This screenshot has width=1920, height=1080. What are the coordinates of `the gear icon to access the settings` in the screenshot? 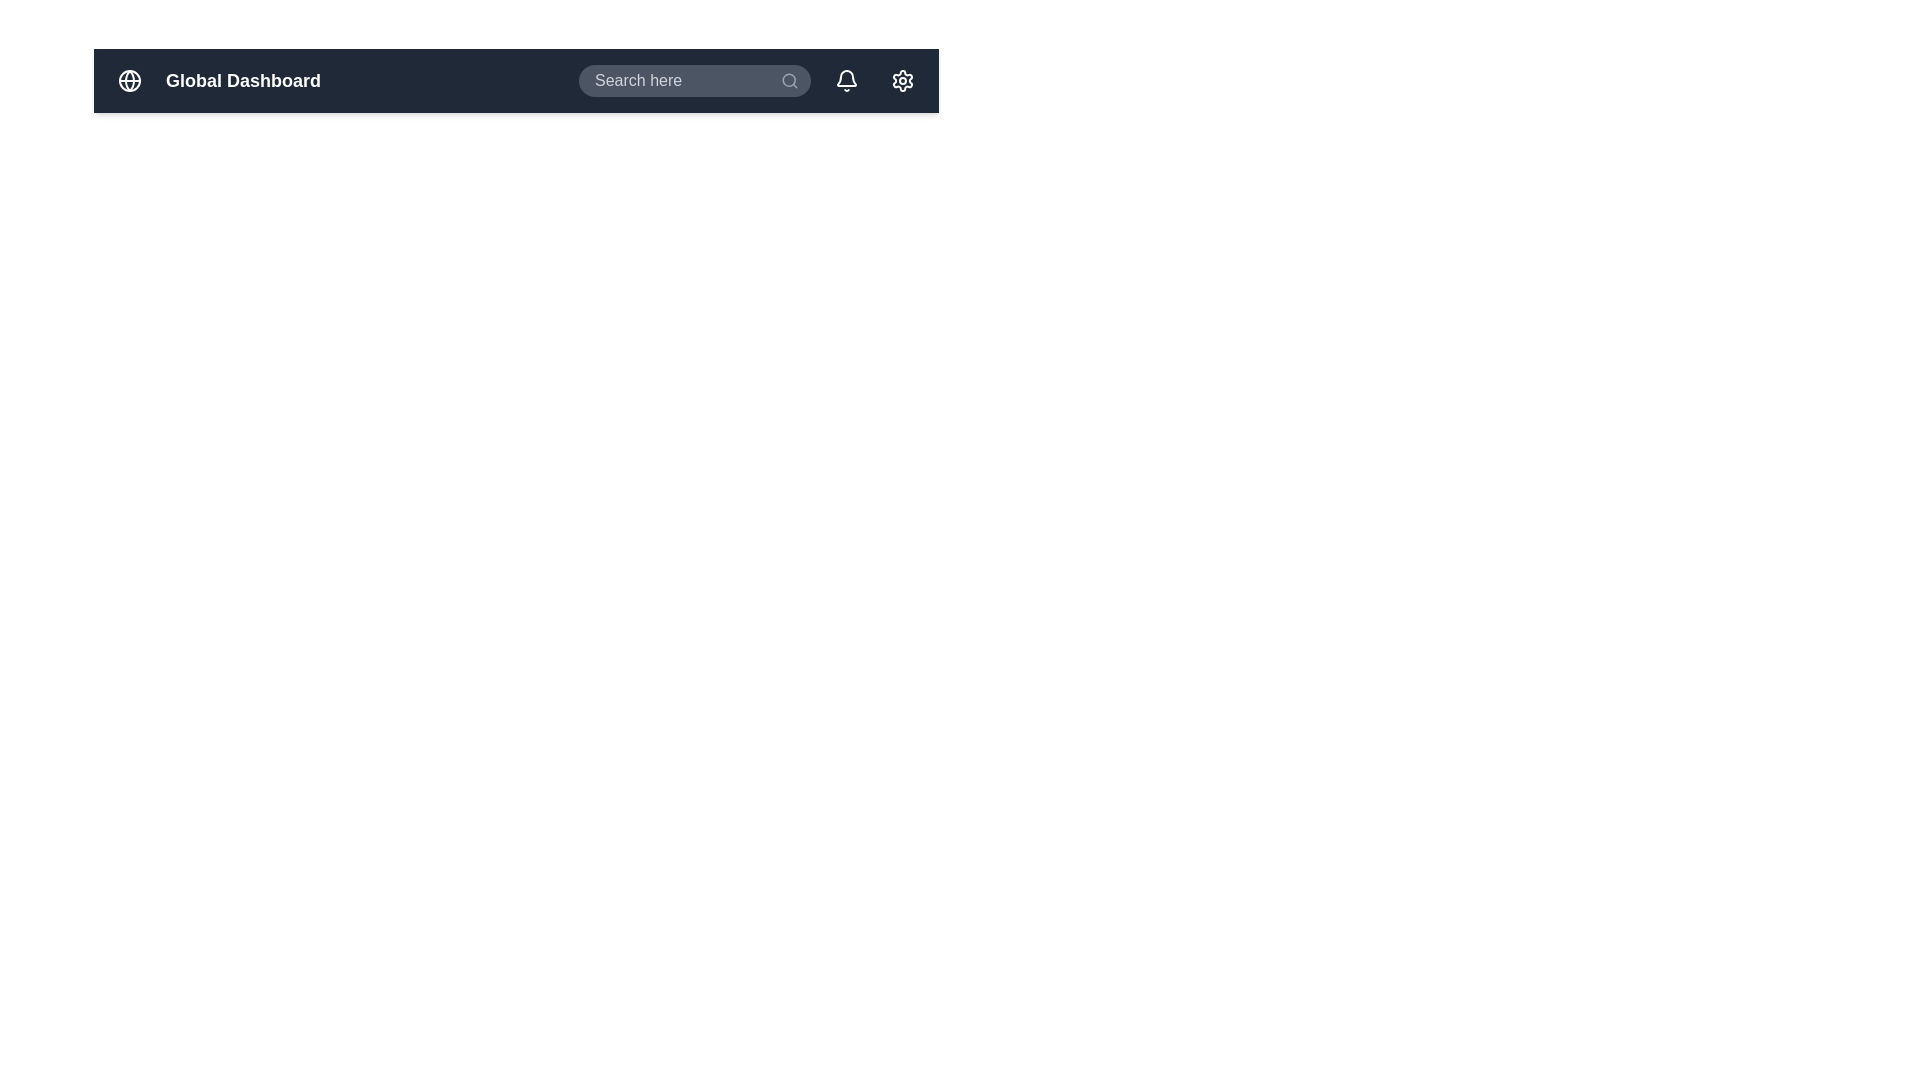 It's located at (901, 80).